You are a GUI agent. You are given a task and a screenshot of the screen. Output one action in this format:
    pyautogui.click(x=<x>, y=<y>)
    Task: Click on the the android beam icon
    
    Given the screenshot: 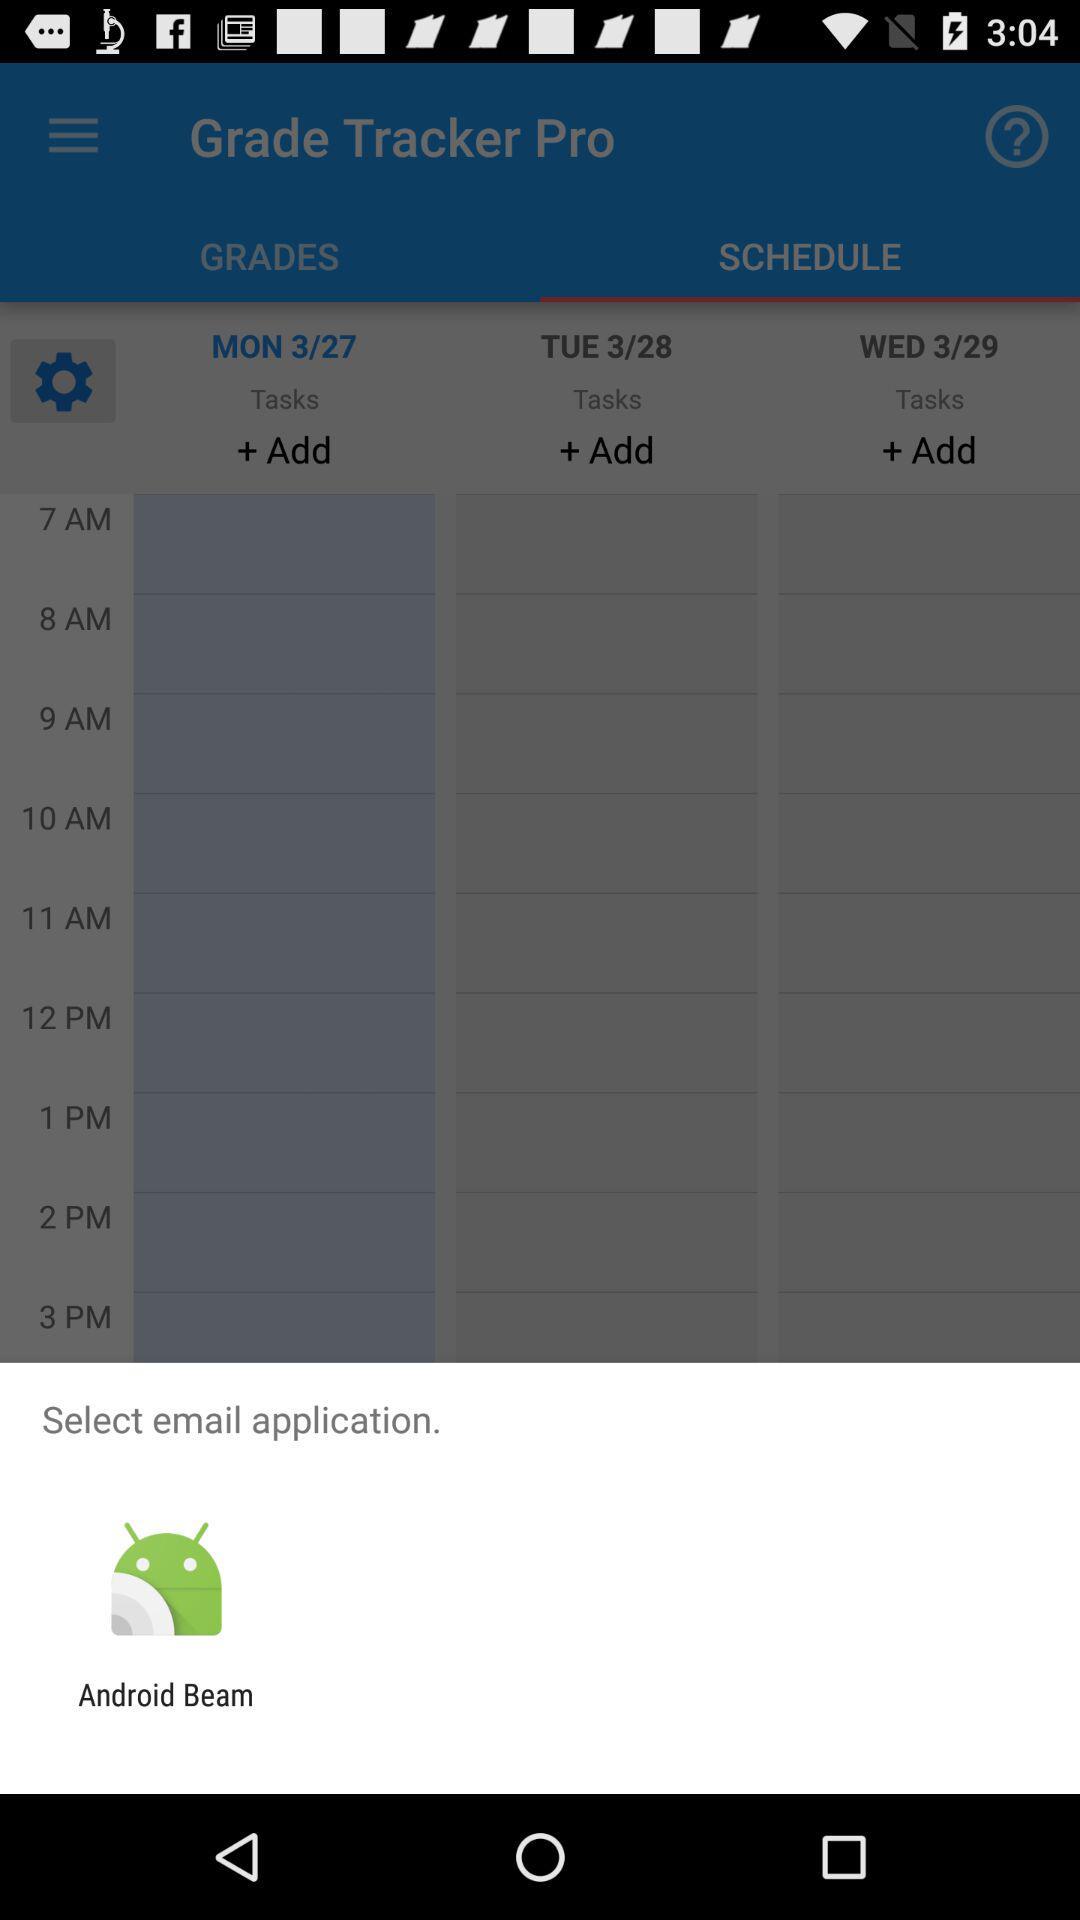 What is the action you would take?
    pyautogui.click(x=165, y=1711)
    